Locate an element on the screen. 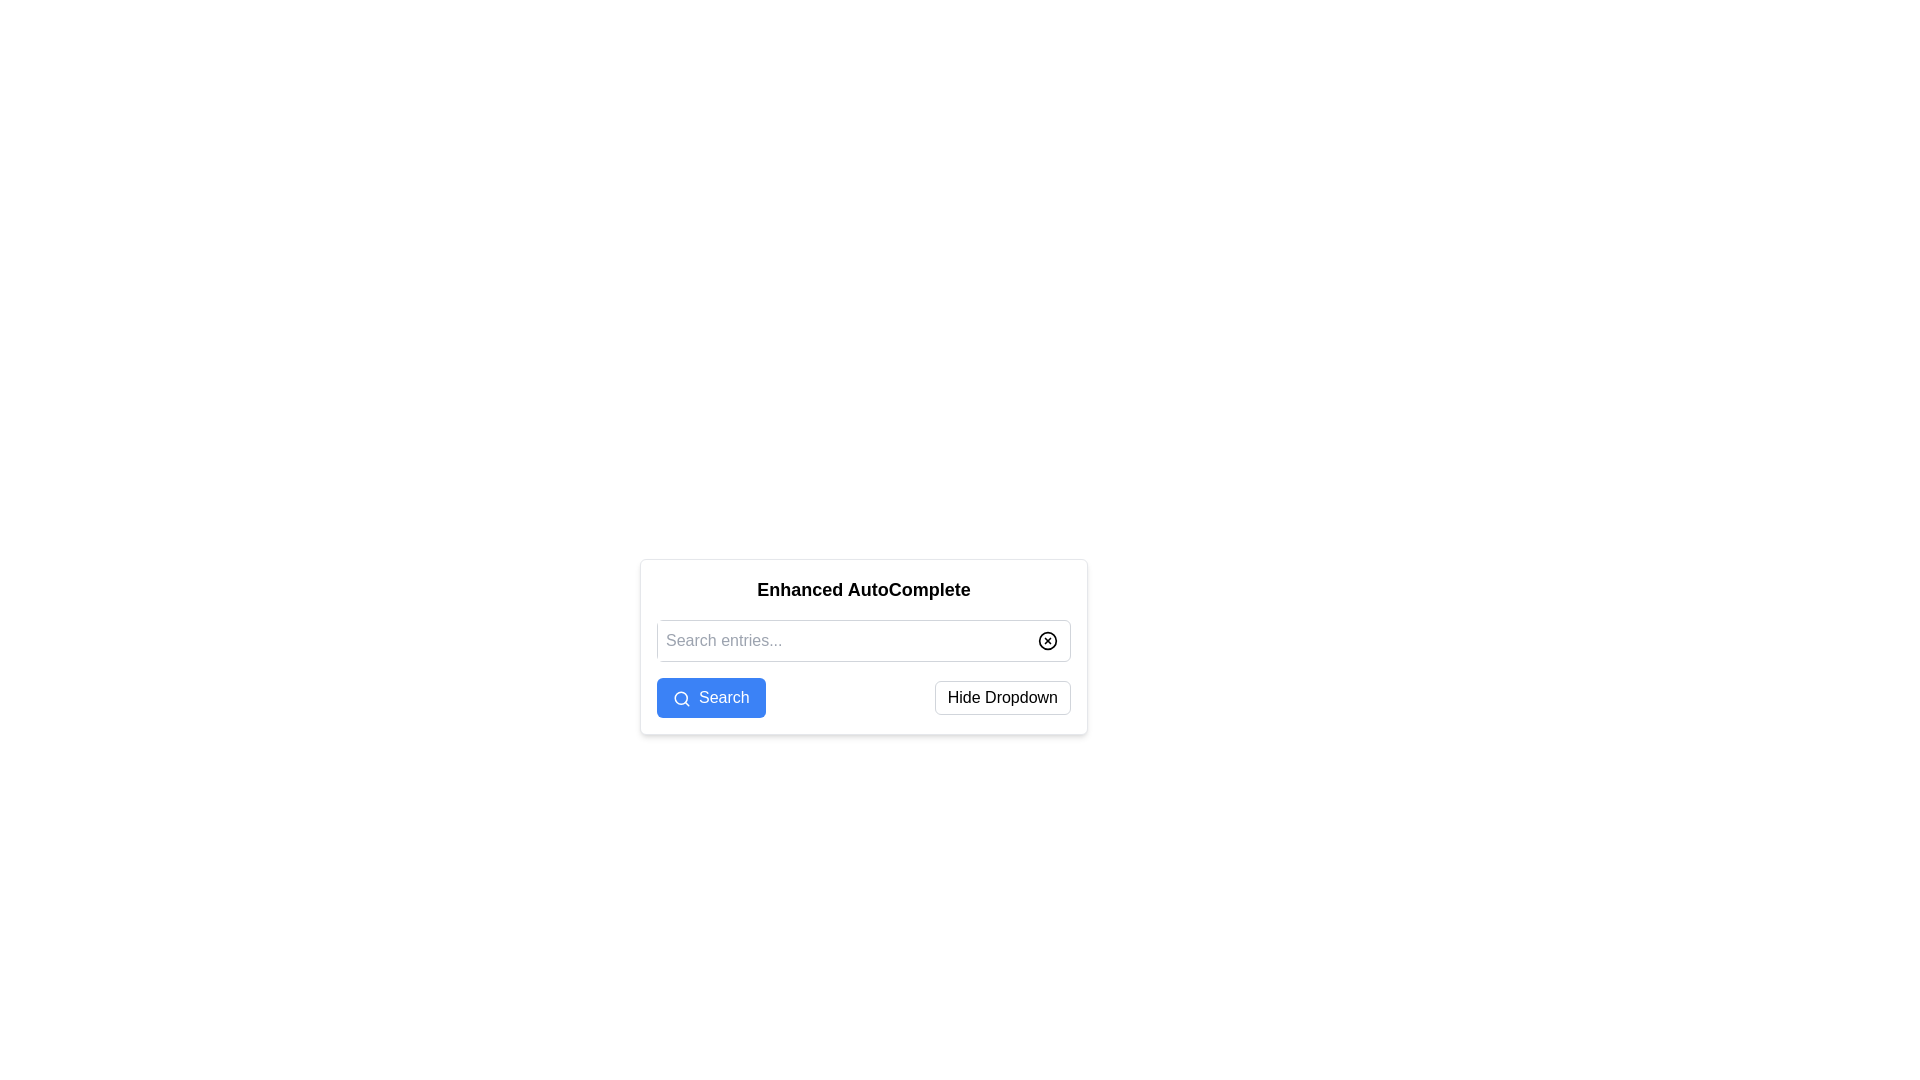 This screenshot has height=1080, width=1920. the Close icon button located at the far-right side of the input field to clear the entered text is located at coordinates (1046, 640).